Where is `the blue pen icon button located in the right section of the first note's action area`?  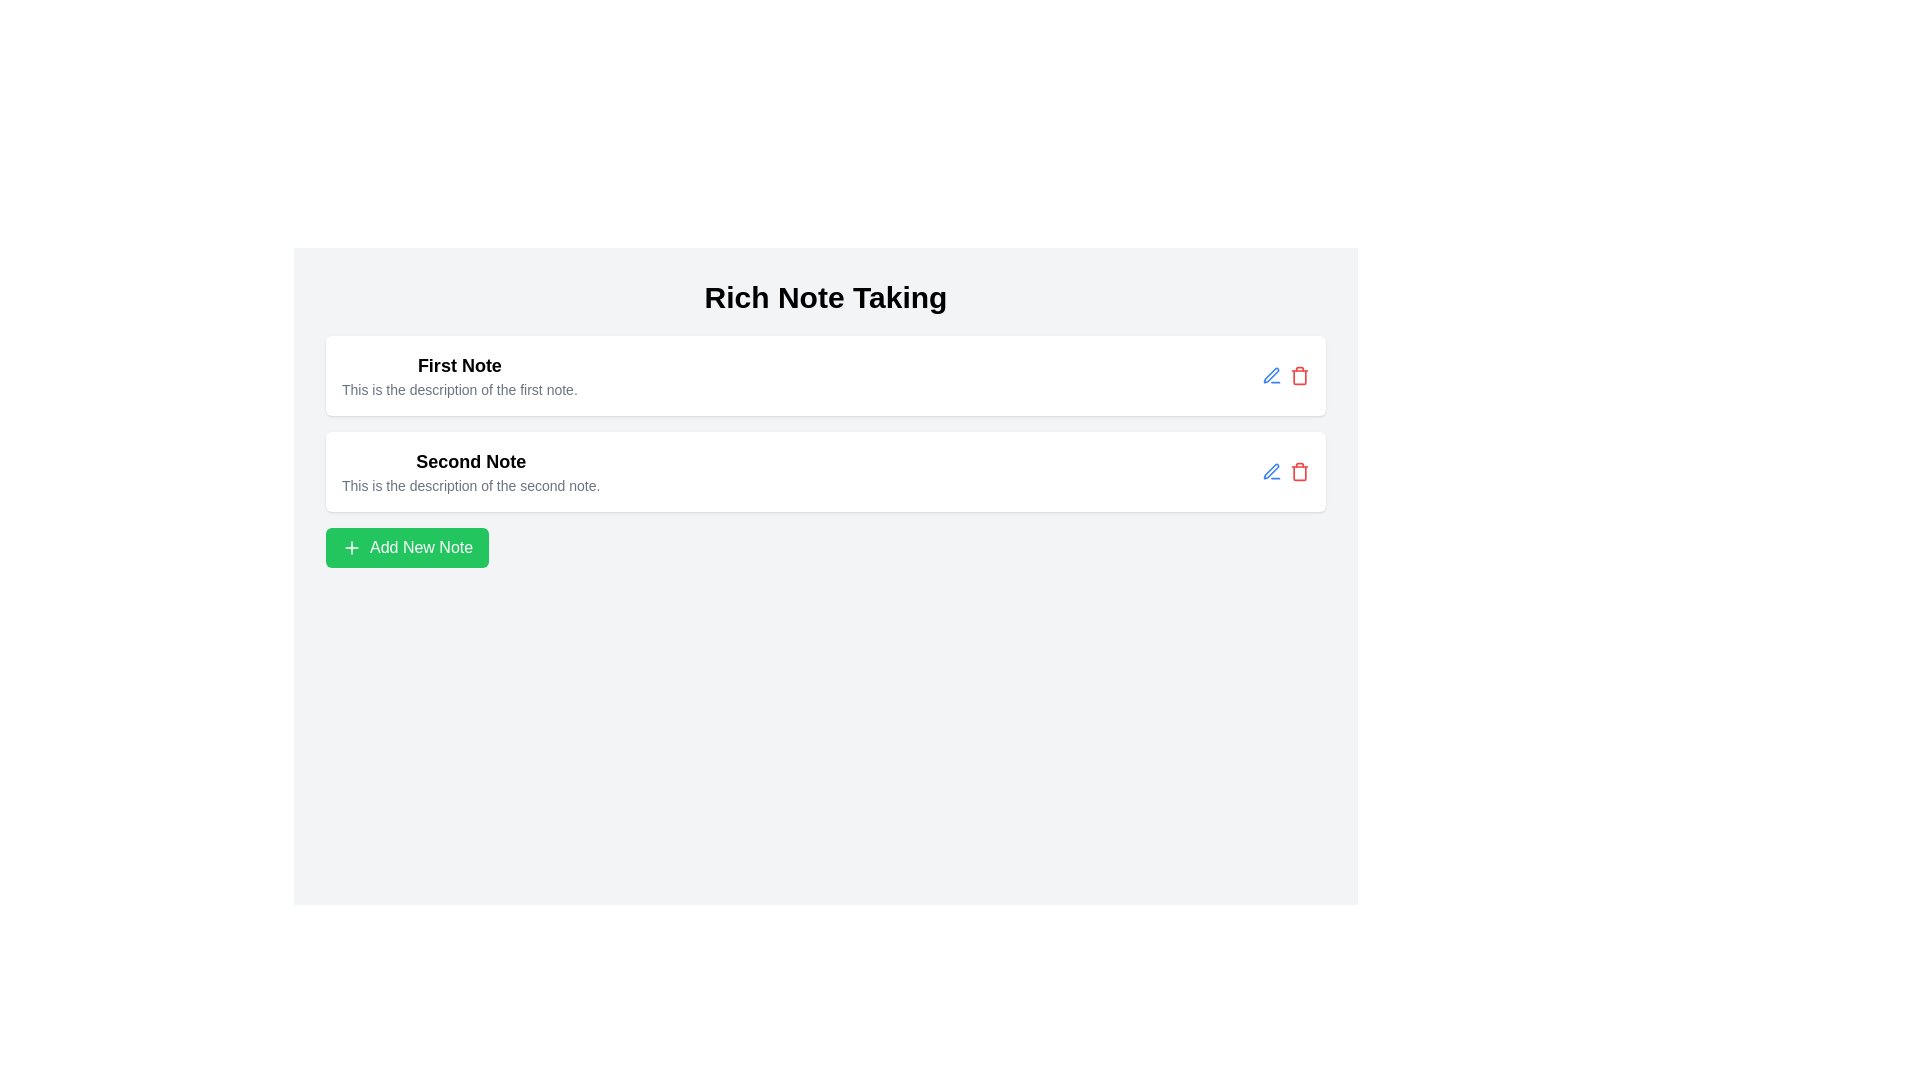 the blue pen icon button located in the right section of the first note's action area is located at coordinates (1271, 471).